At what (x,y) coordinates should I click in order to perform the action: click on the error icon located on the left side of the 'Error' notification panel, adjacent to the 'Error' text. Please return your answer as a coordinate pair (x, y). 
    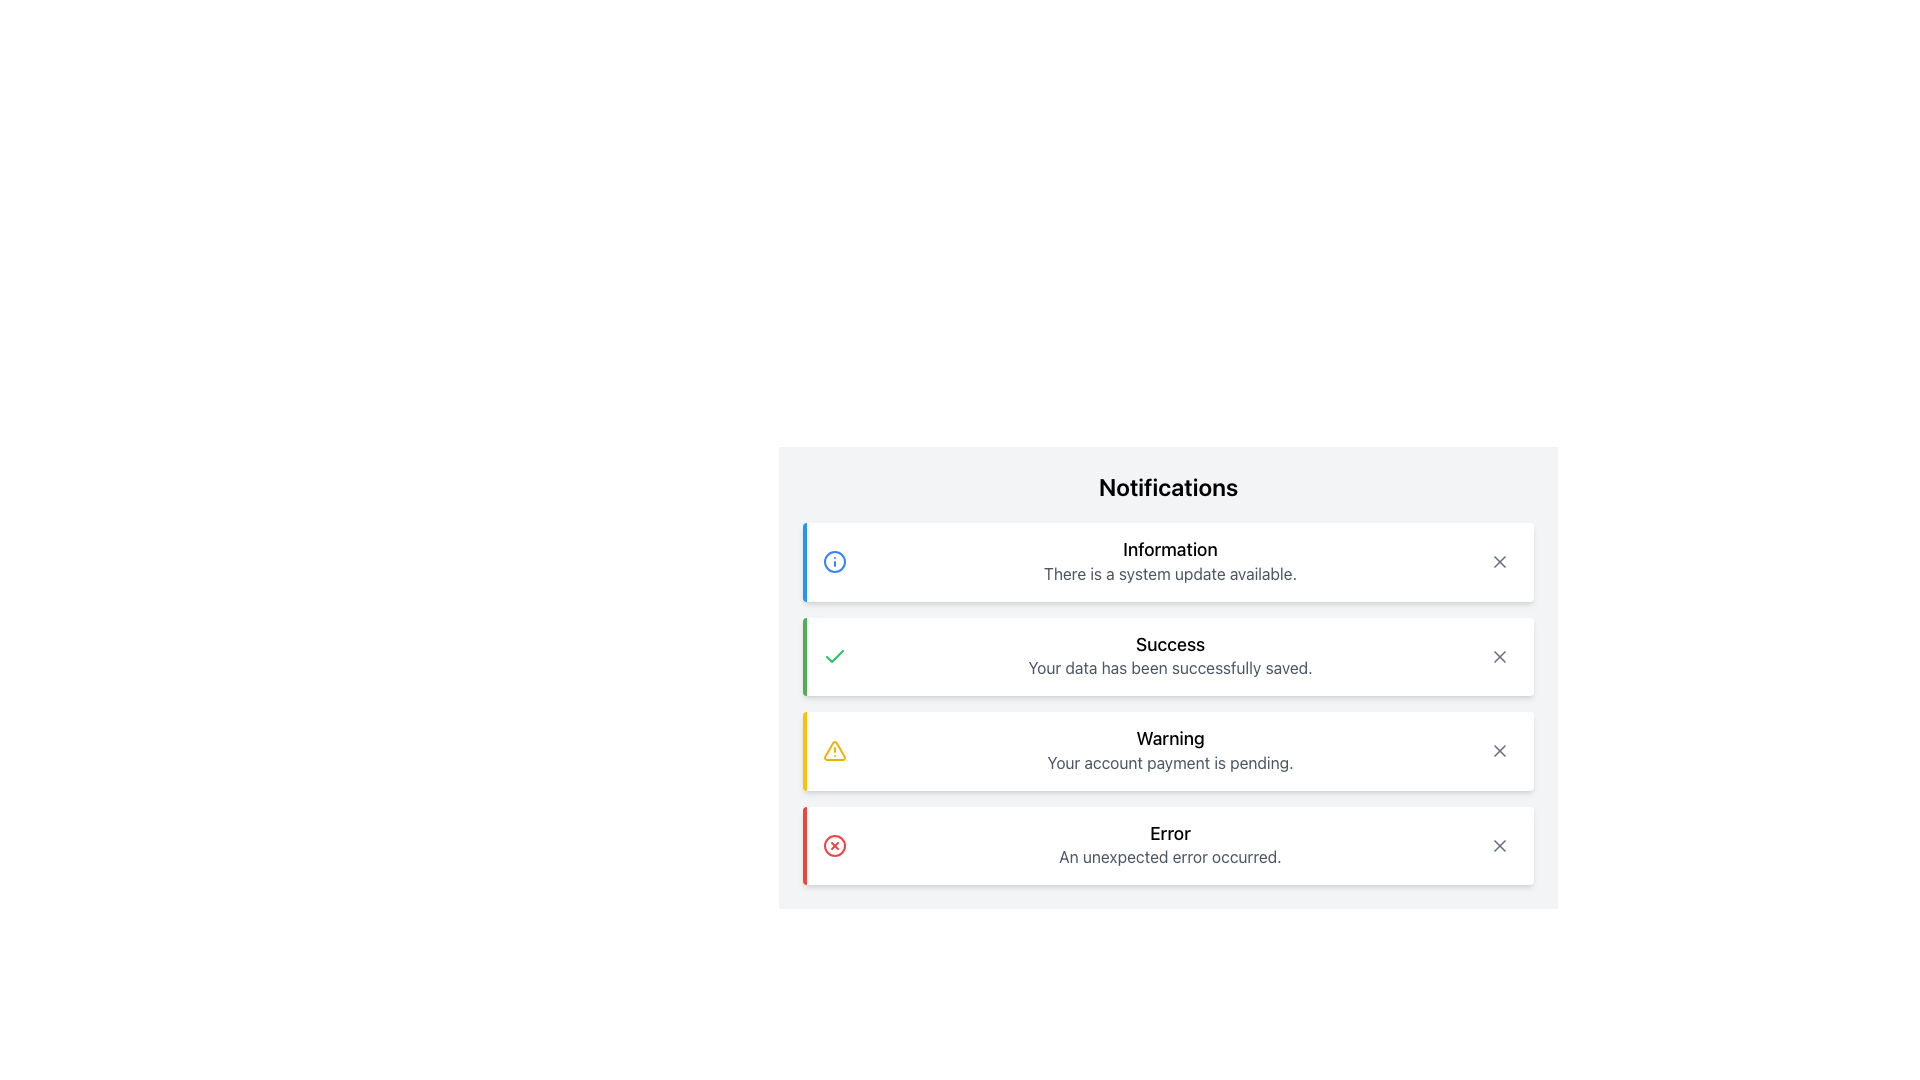
    Looking at the image, I should click on (835, 844).